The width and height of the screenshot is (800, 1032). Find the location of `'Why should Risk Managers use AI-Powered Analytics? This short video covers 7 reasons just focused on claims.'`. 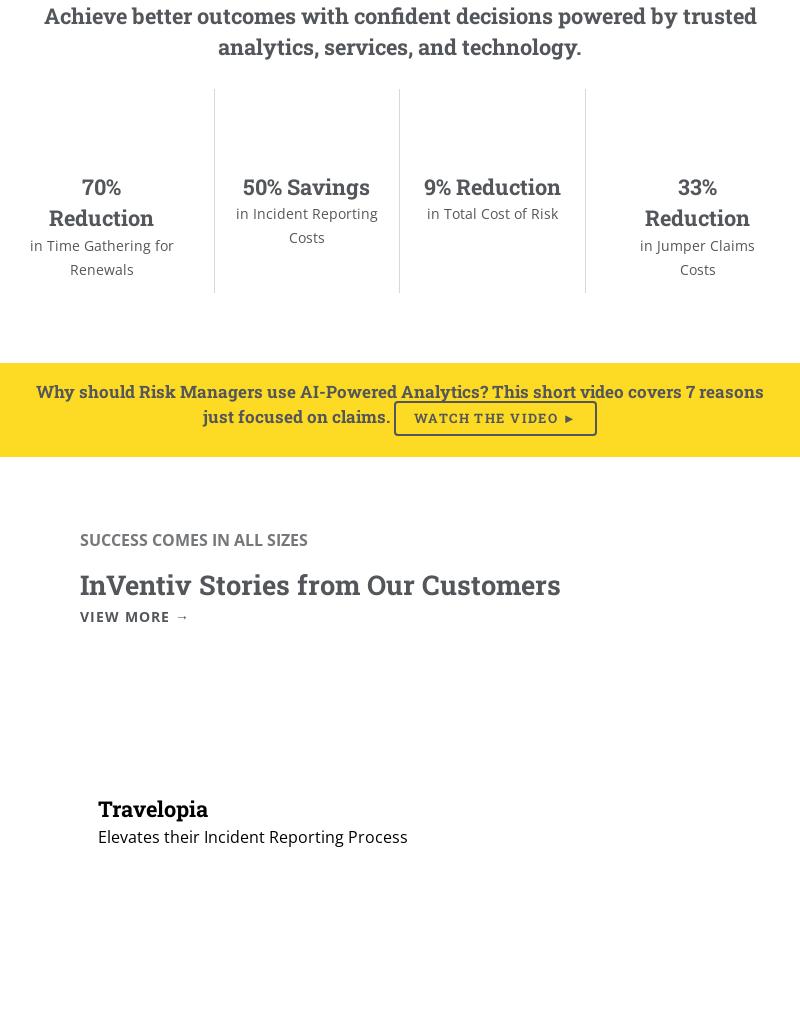

'Why should Risk Managers use AI-Powered Analytics? This short video covers 7 reasons just focused on claims.' is located at coordinates (400, 402).